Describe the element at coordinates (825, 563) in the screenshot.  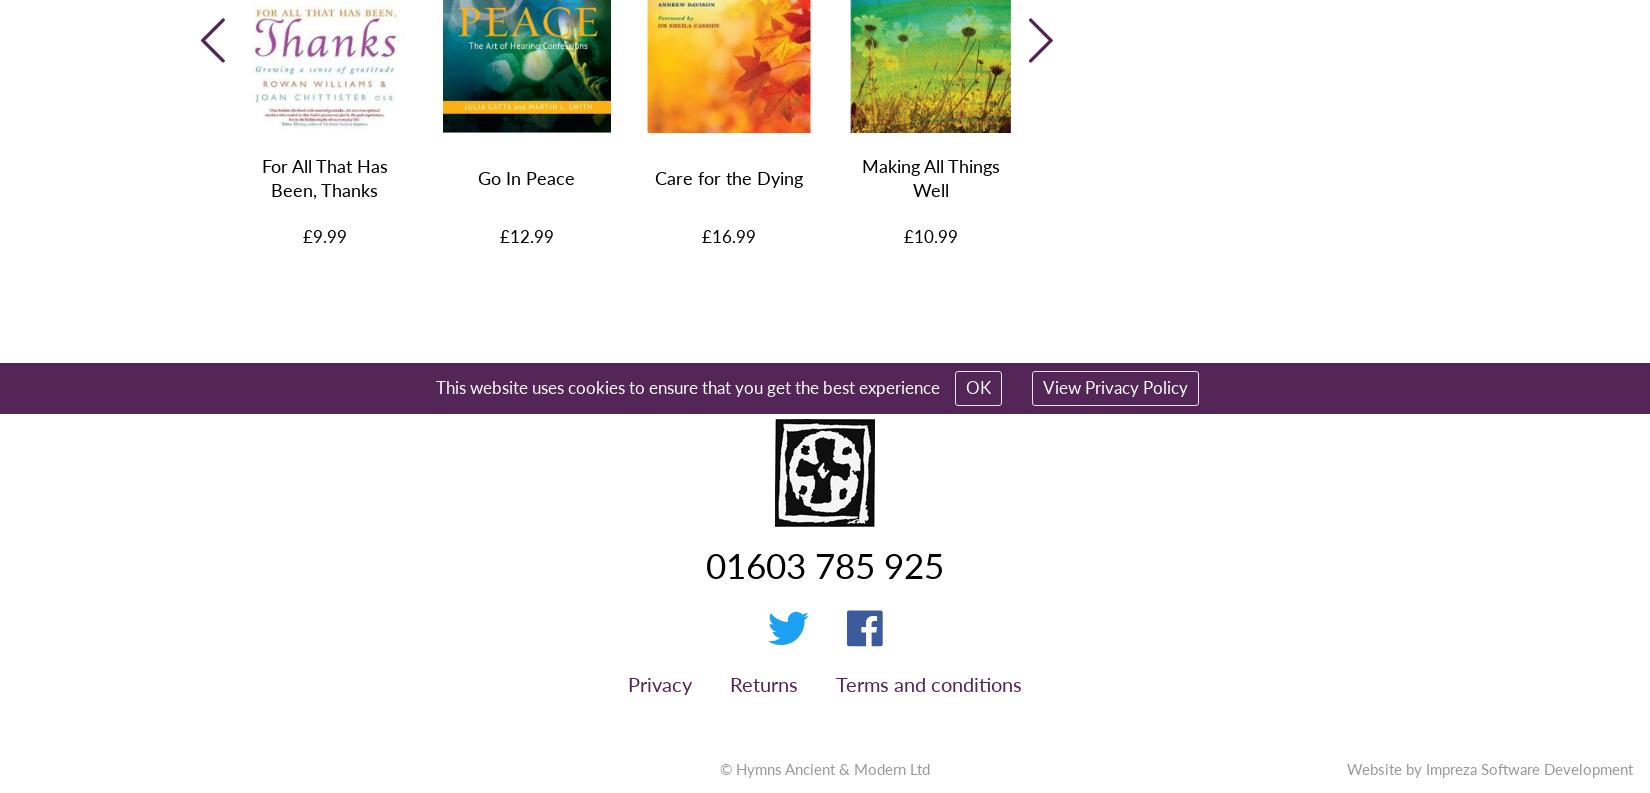
I see `'01603 785 925'` at that location.